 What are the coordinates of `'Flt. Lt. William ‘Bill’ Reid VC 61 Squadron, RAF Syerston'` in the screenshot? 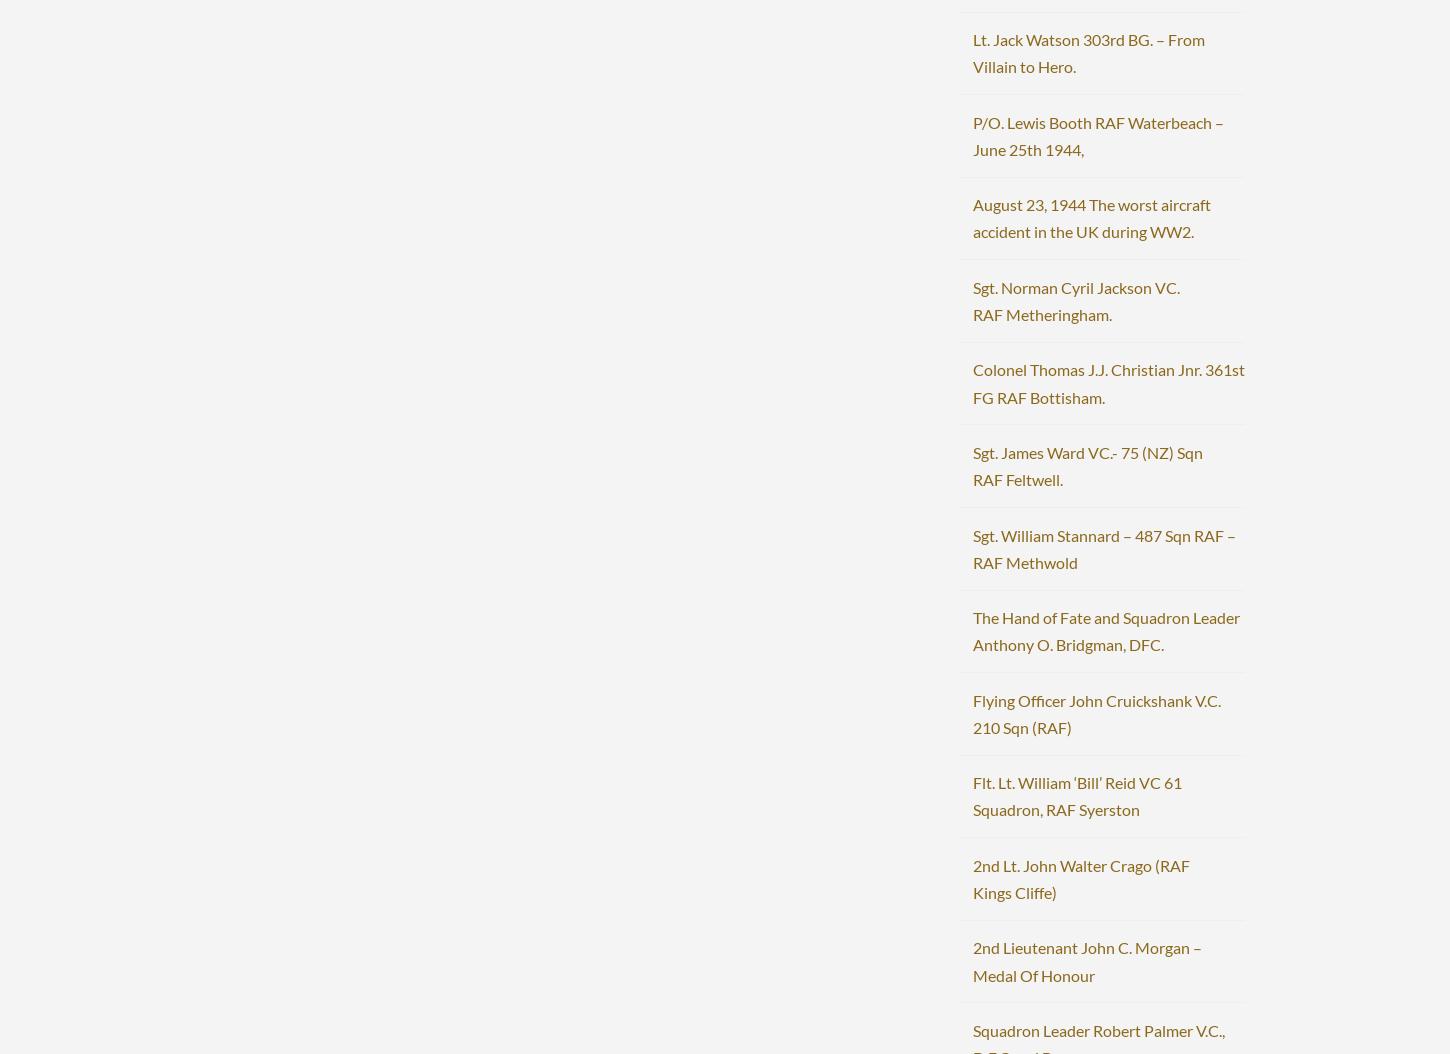 It's located at (971, 794).